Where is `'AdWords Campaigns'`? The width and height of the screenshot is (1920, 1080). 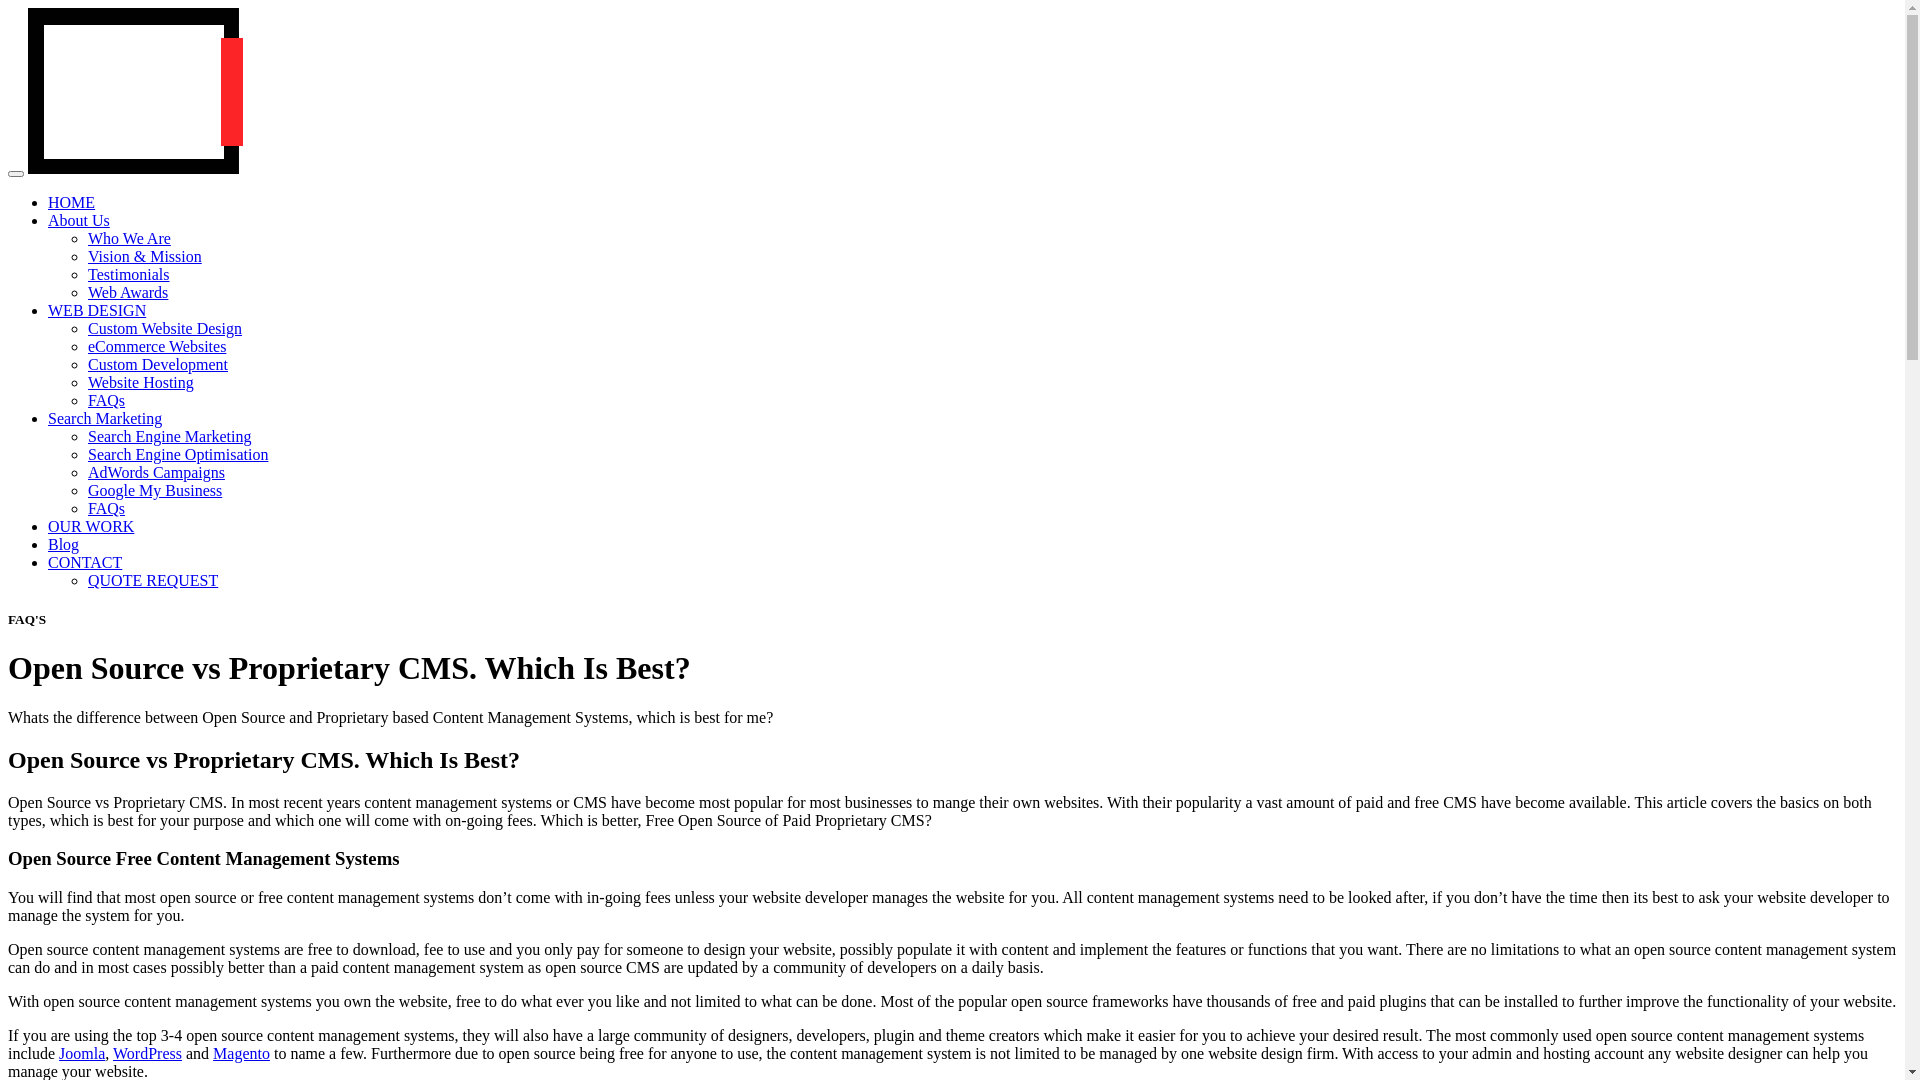
'AdWords Campaigns' is located at coordinates (155, 472).